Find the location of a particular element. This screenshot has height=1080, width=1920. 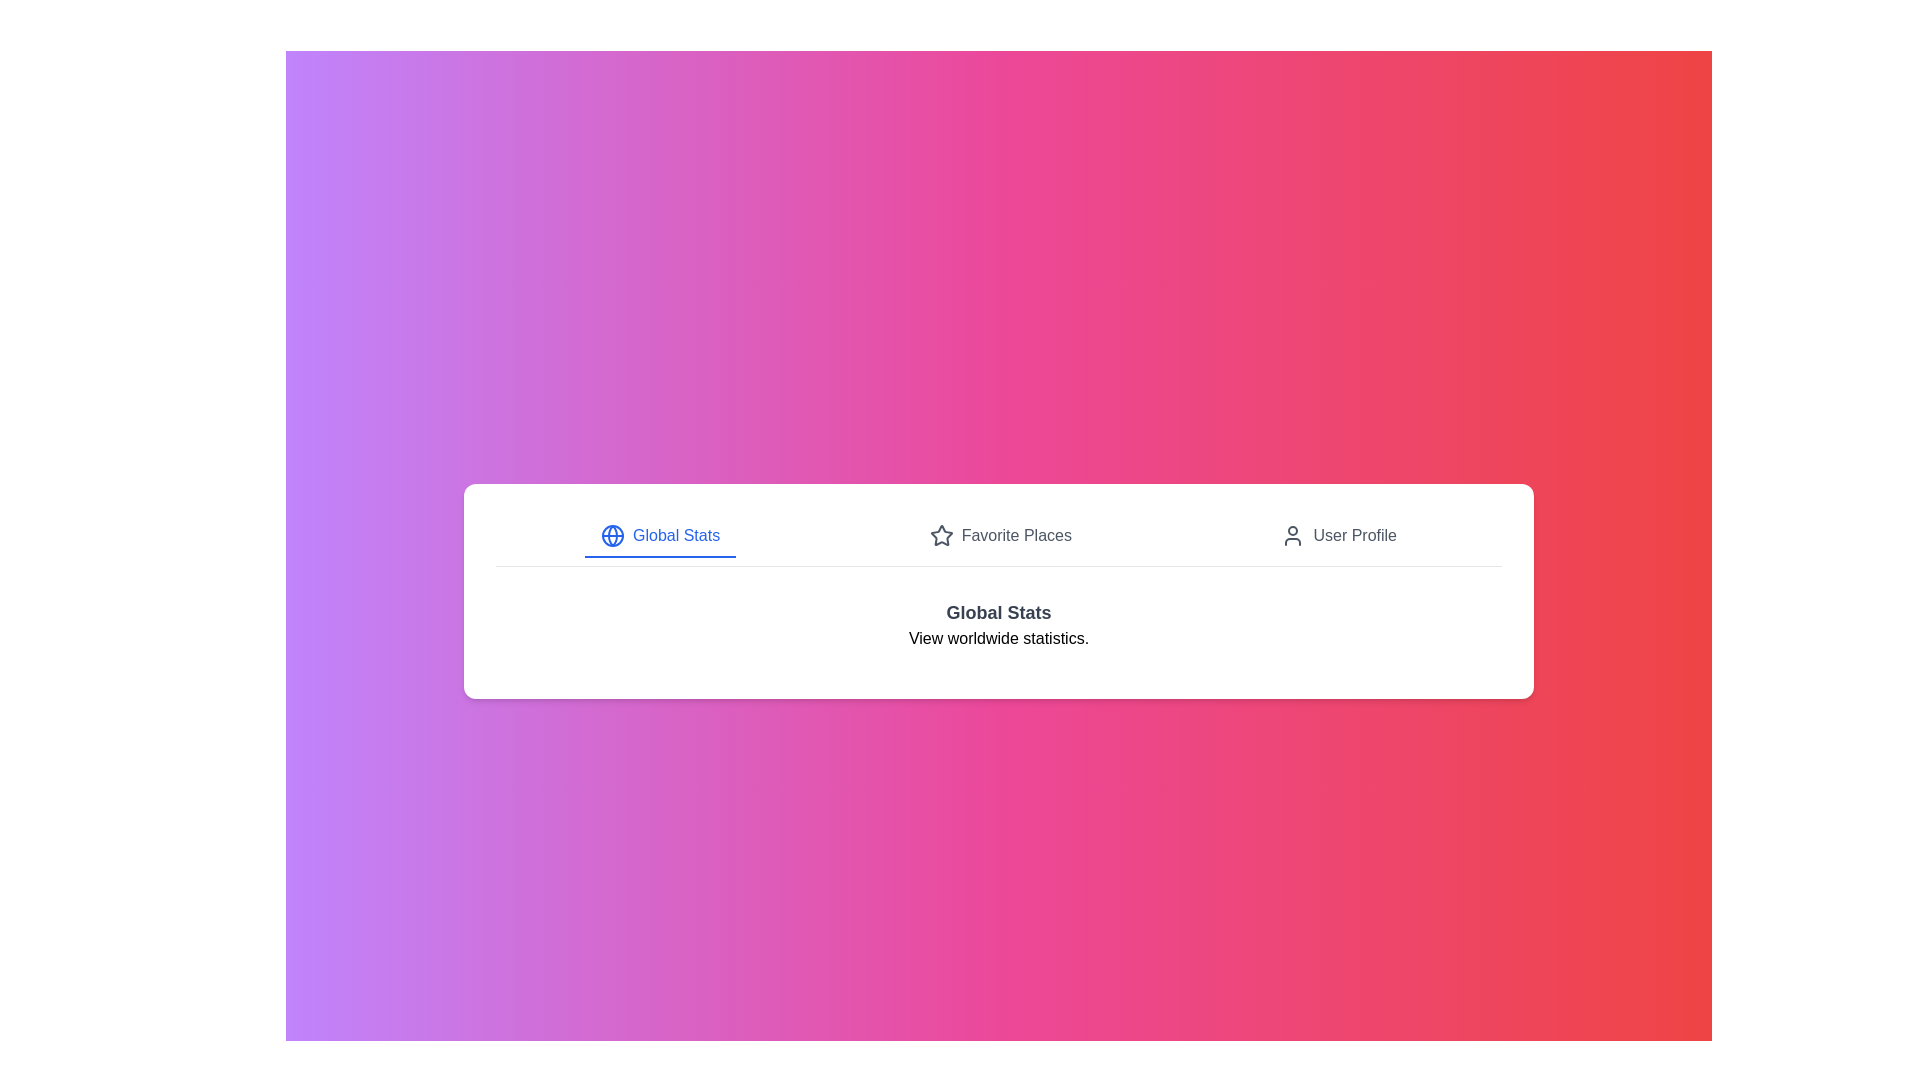

the 'Favorite Places' text label in the navigation bar is located at coordinates (1016, 534).